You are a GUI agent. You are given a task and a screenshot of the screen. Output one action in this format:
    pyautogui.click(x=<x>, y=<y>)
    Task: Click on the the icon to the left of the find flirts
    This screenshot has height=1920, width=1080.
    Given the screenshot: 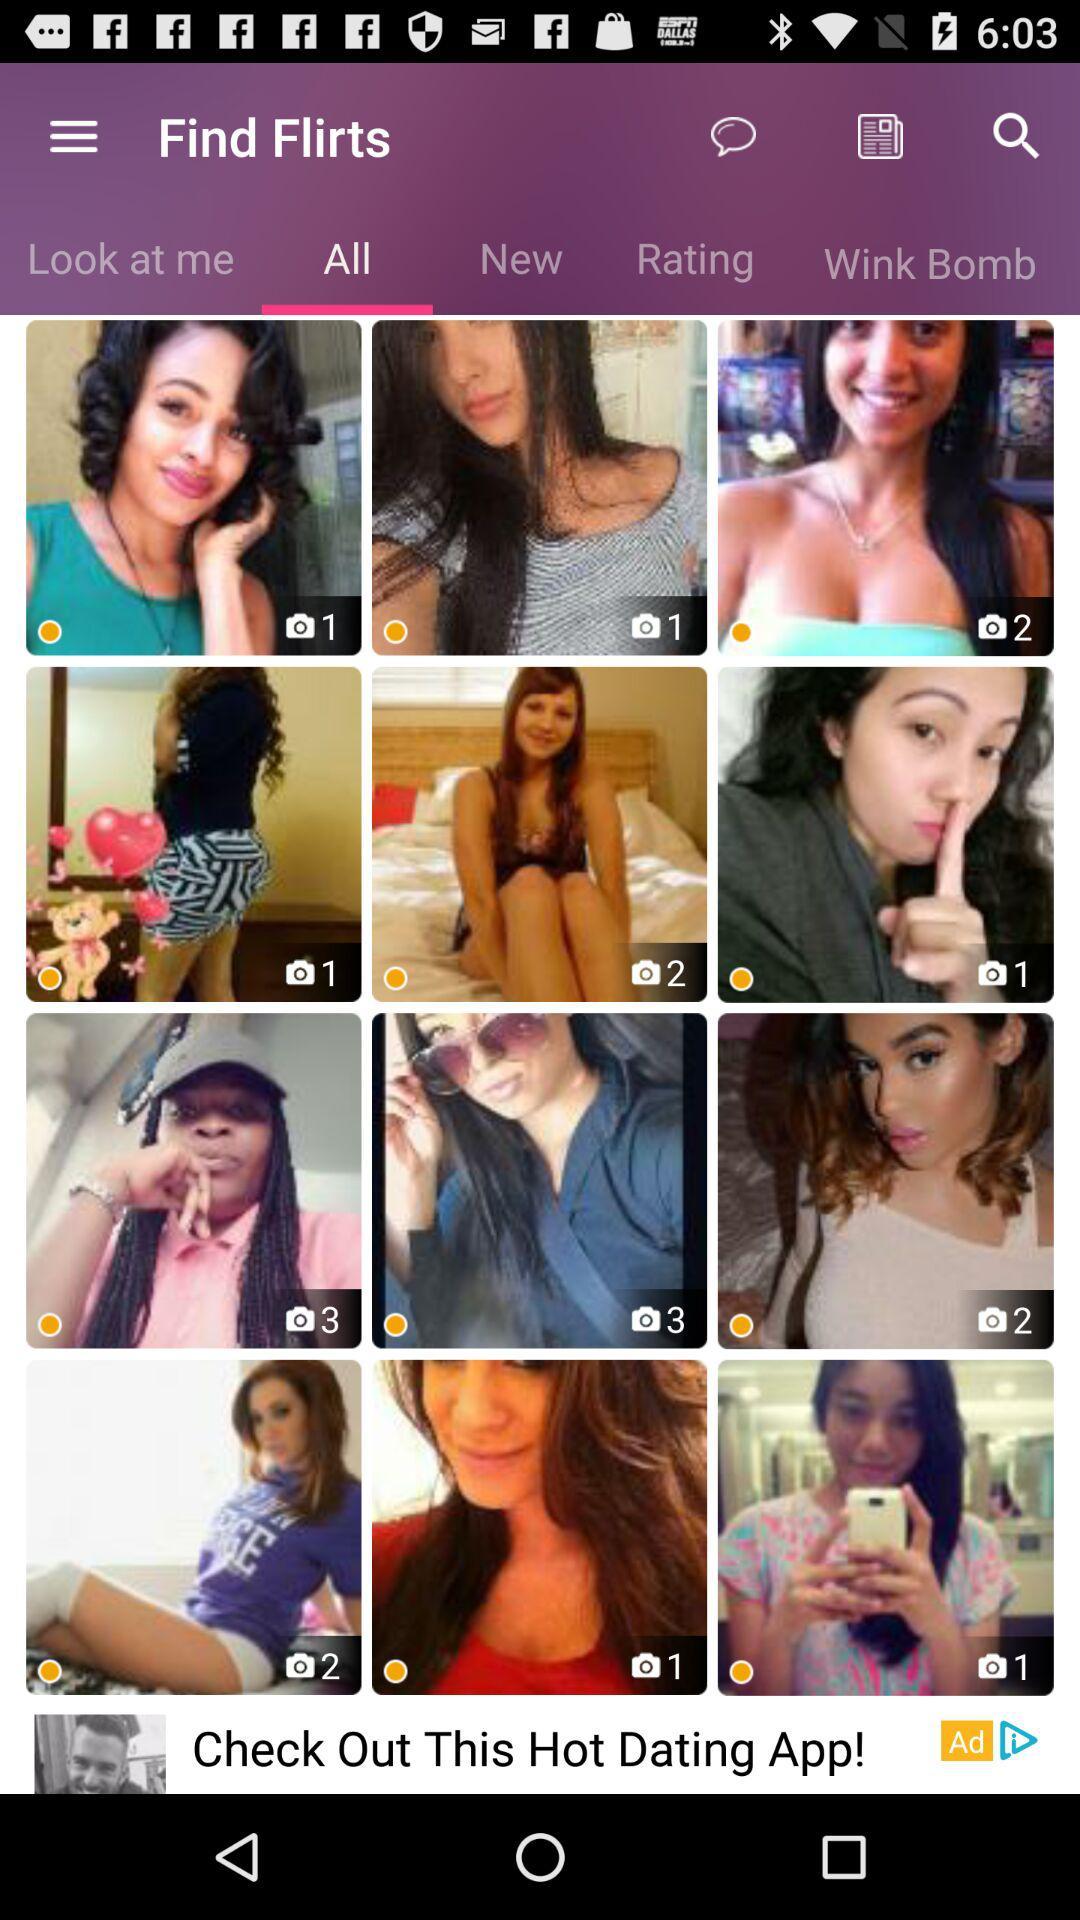 What is the action you would take?
    pyautogui.click(x=72, y=135)
    